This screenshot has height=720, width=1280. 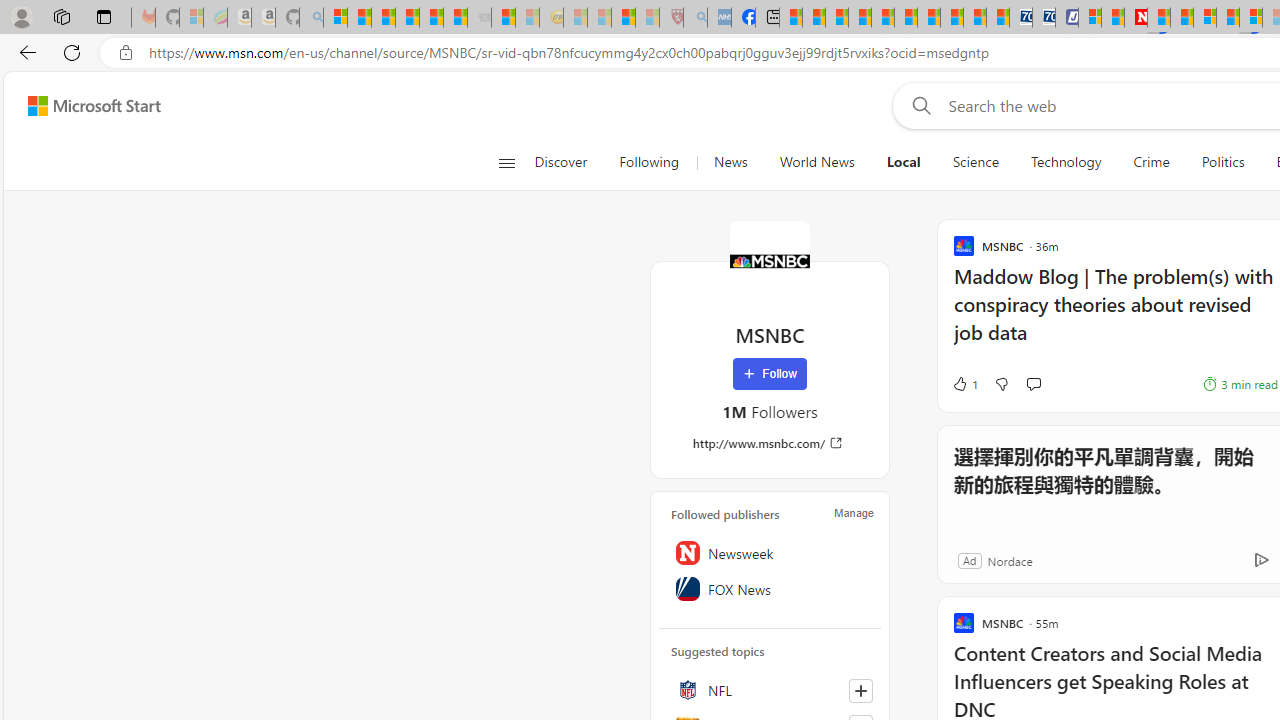 What do you see at coordinates (1020, 17) in the screenshot?
I see `'Cheap Car Rentals - Save70.com'` at bounding box center [1020, 17].